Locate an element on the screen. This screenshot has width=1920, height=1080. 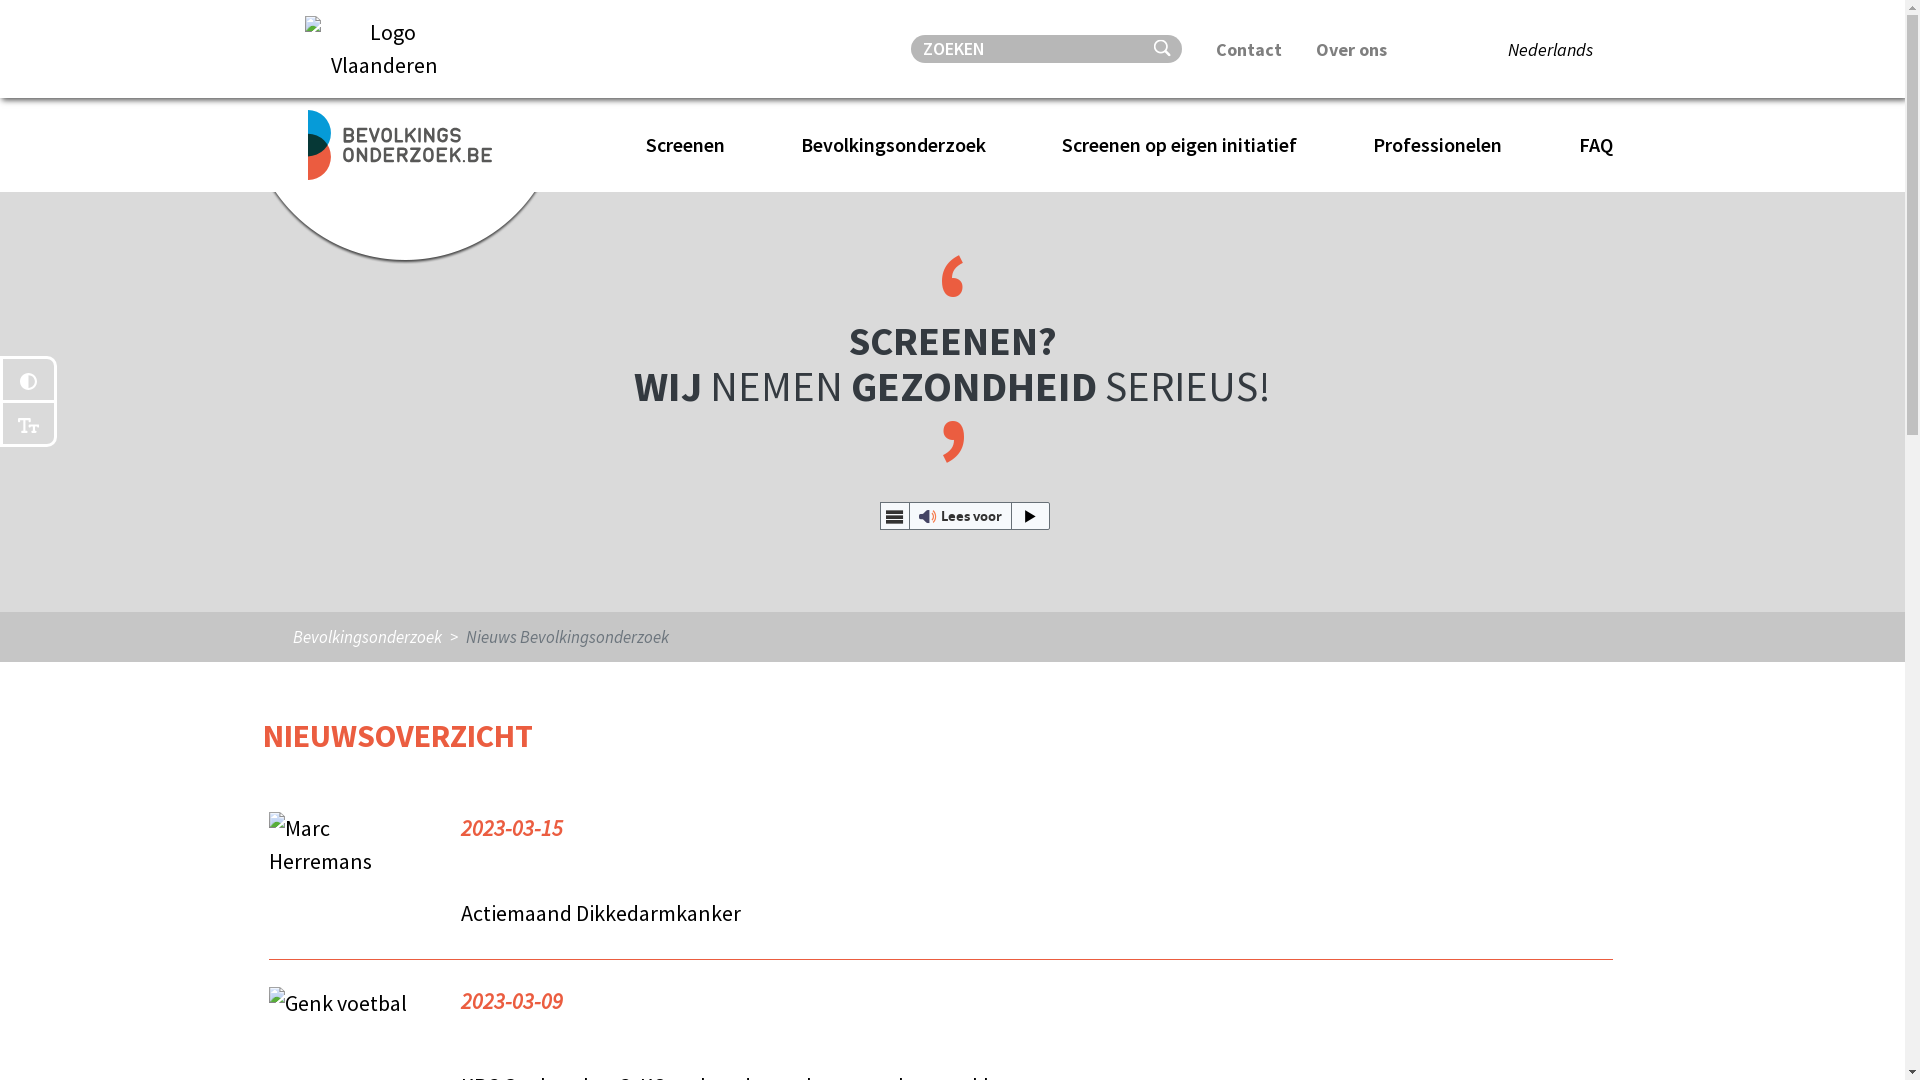
'Screenen op eigen initiatief' is located at coordinates (1187, 144).